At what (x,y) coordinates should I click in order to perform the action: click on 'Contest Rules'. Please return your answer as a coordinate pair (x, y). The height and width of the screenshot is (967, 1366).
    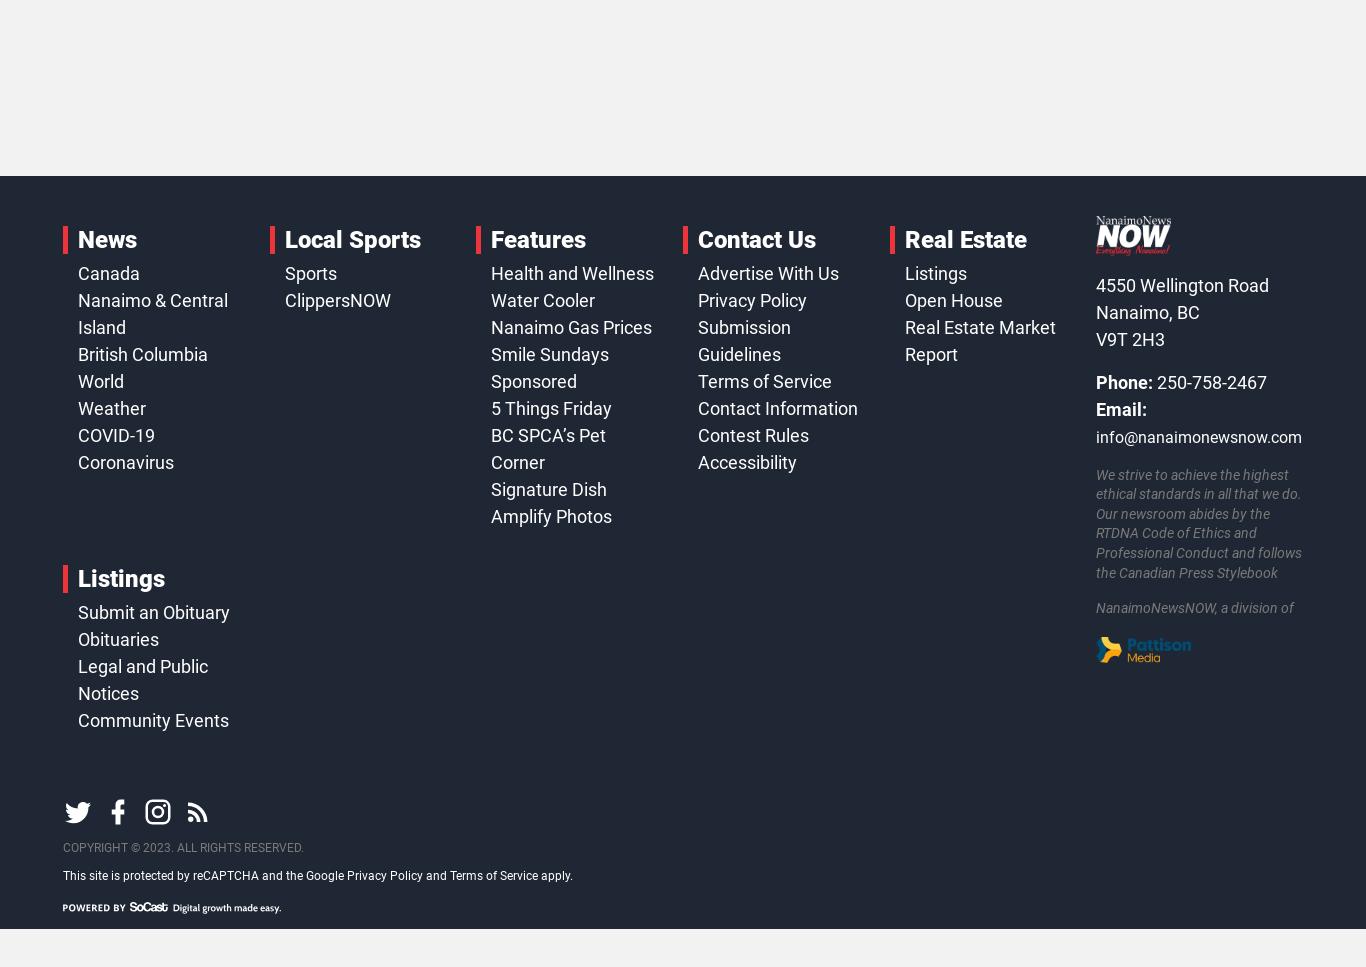
    Looking at the image, I should click on (752, 433).